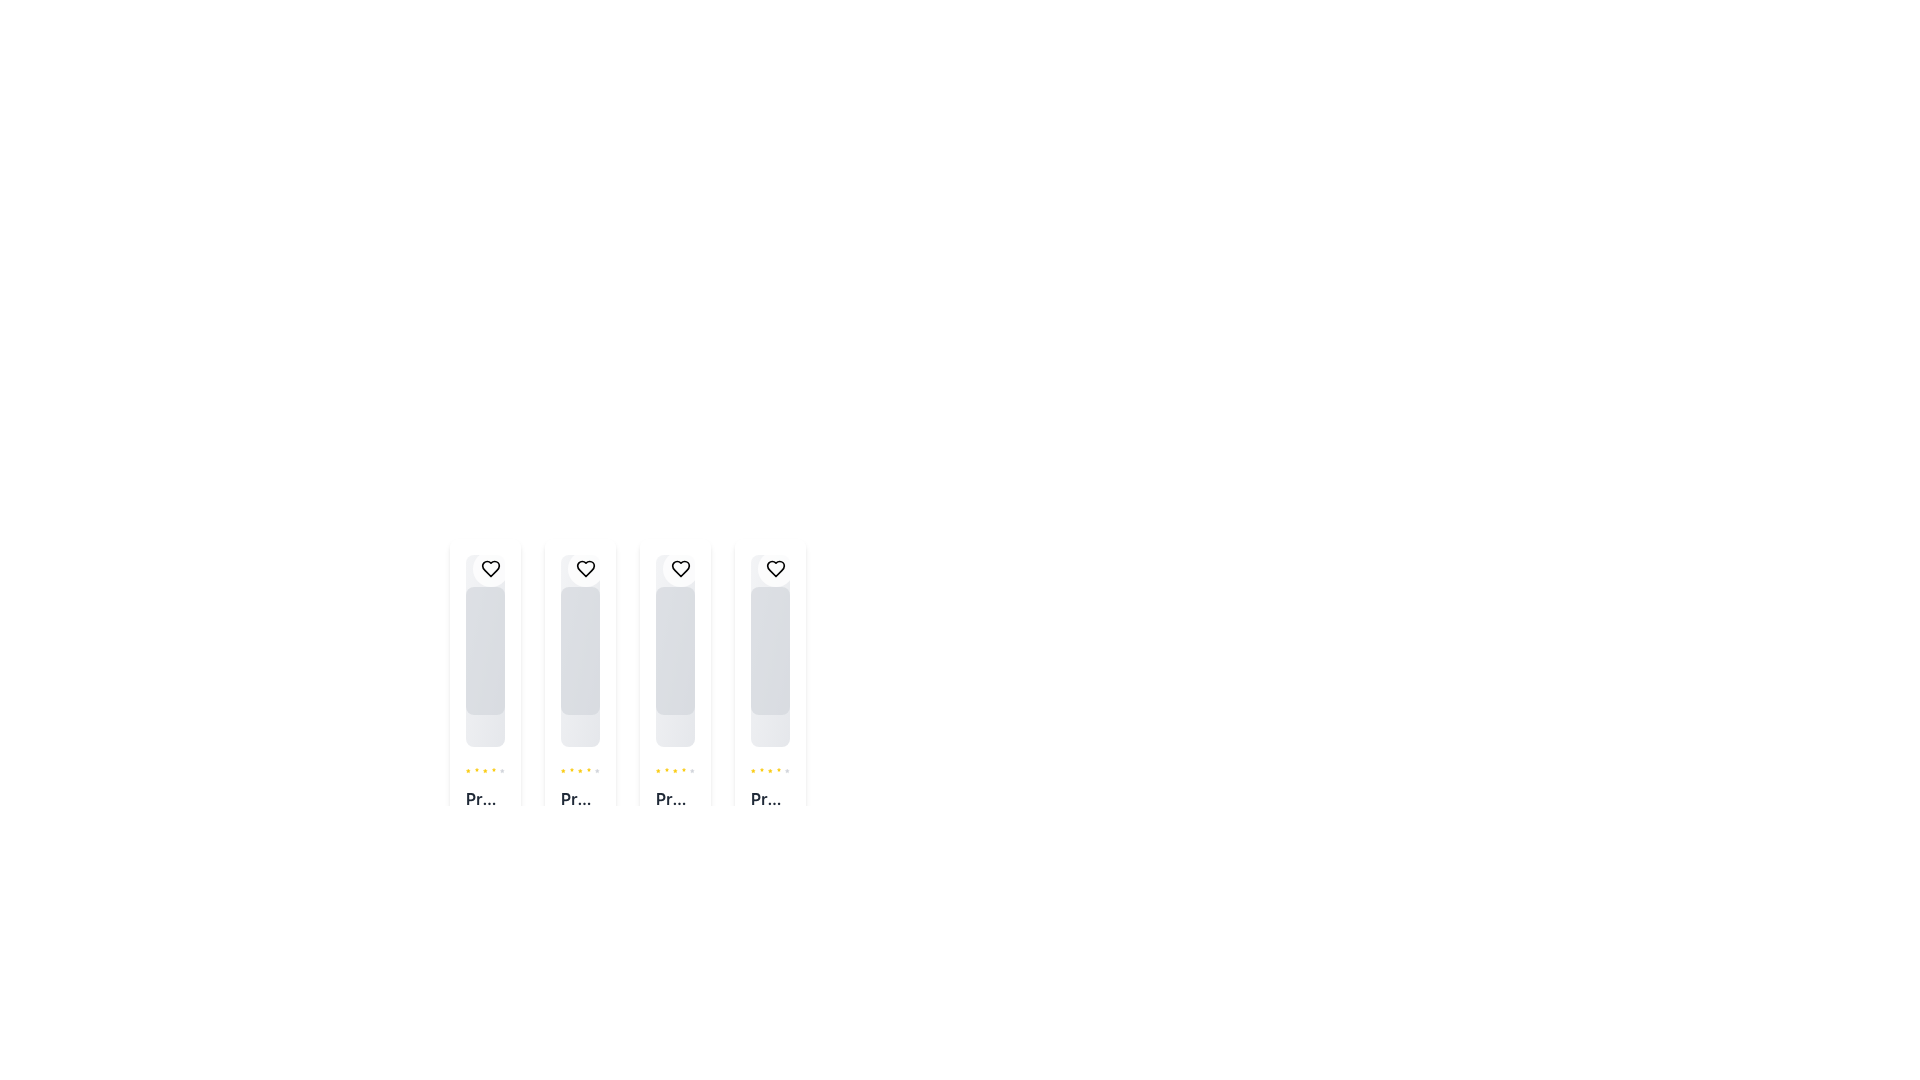  Describe the element at coordinates (666, 770) in the screenshot. I see `the third star in the star rating icon group` at that location.